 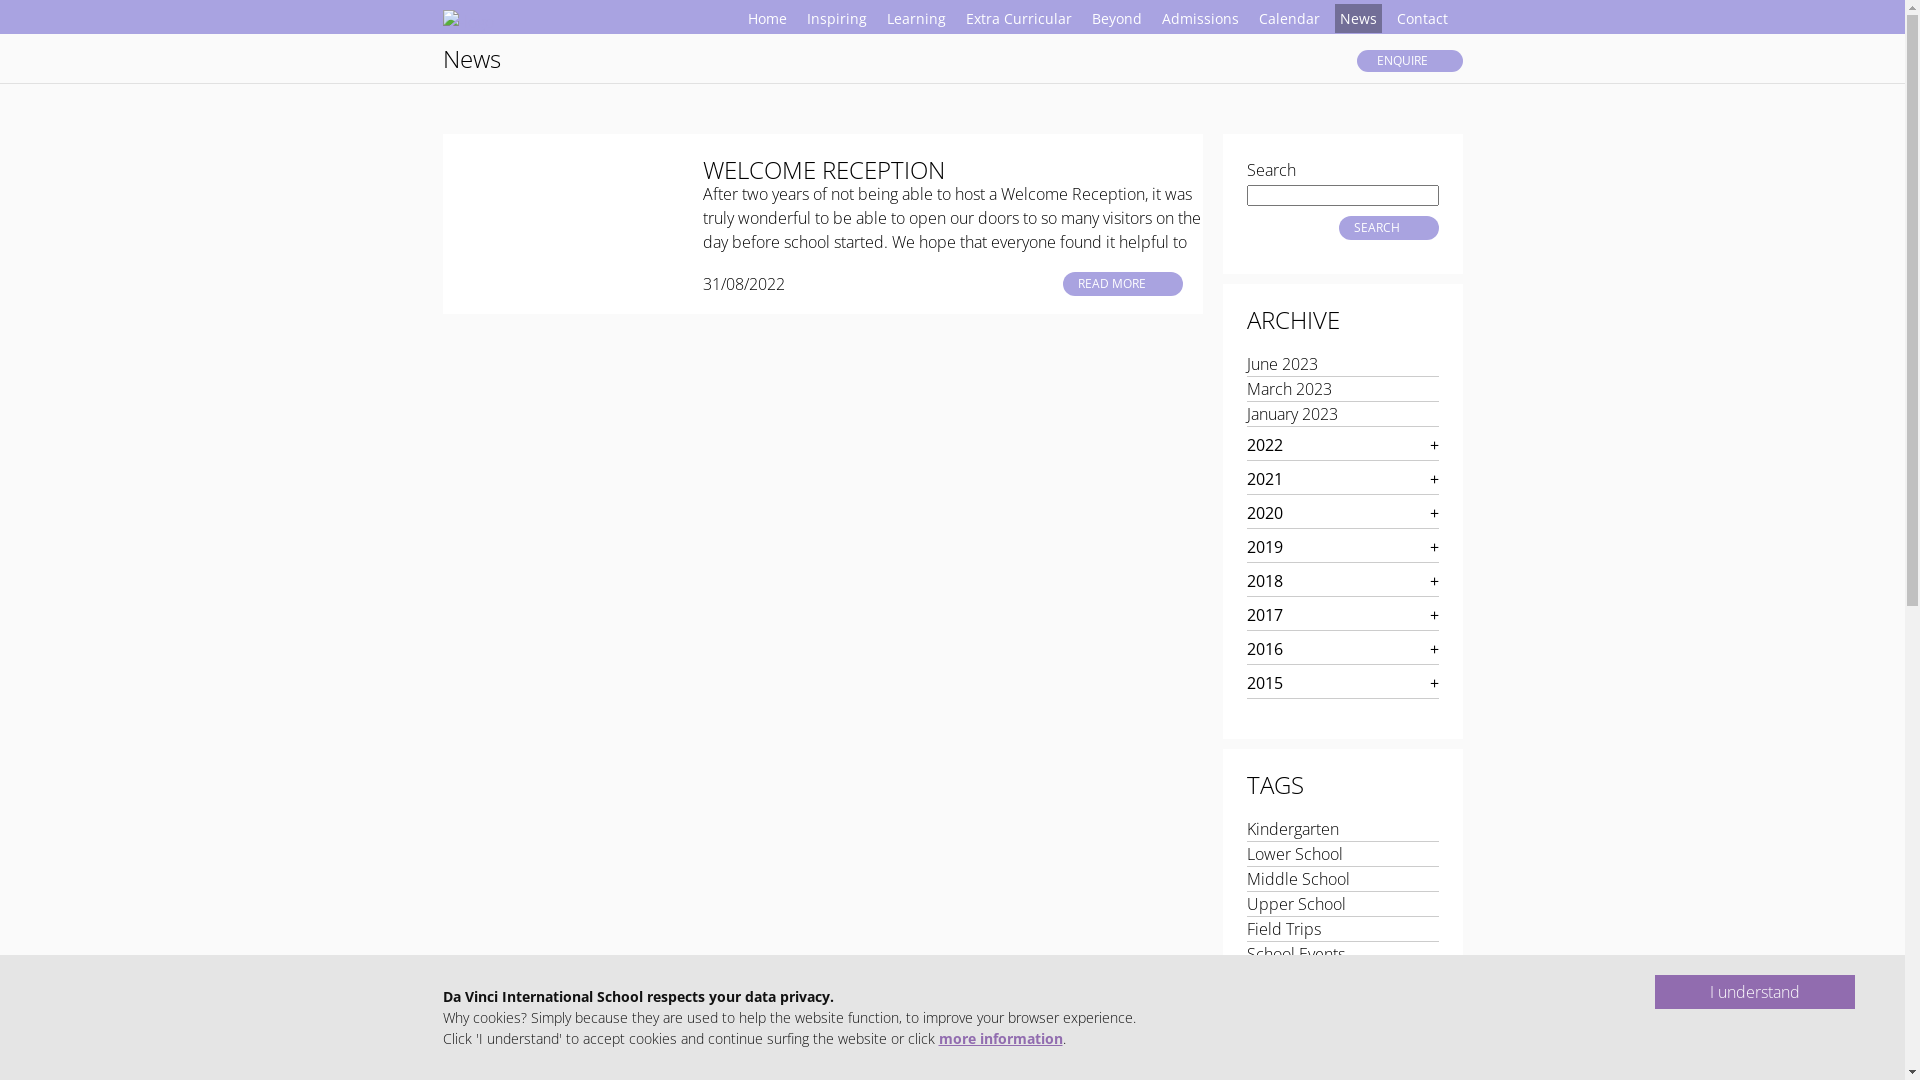 I want to click on 'Home', so click(x=765, y=18).